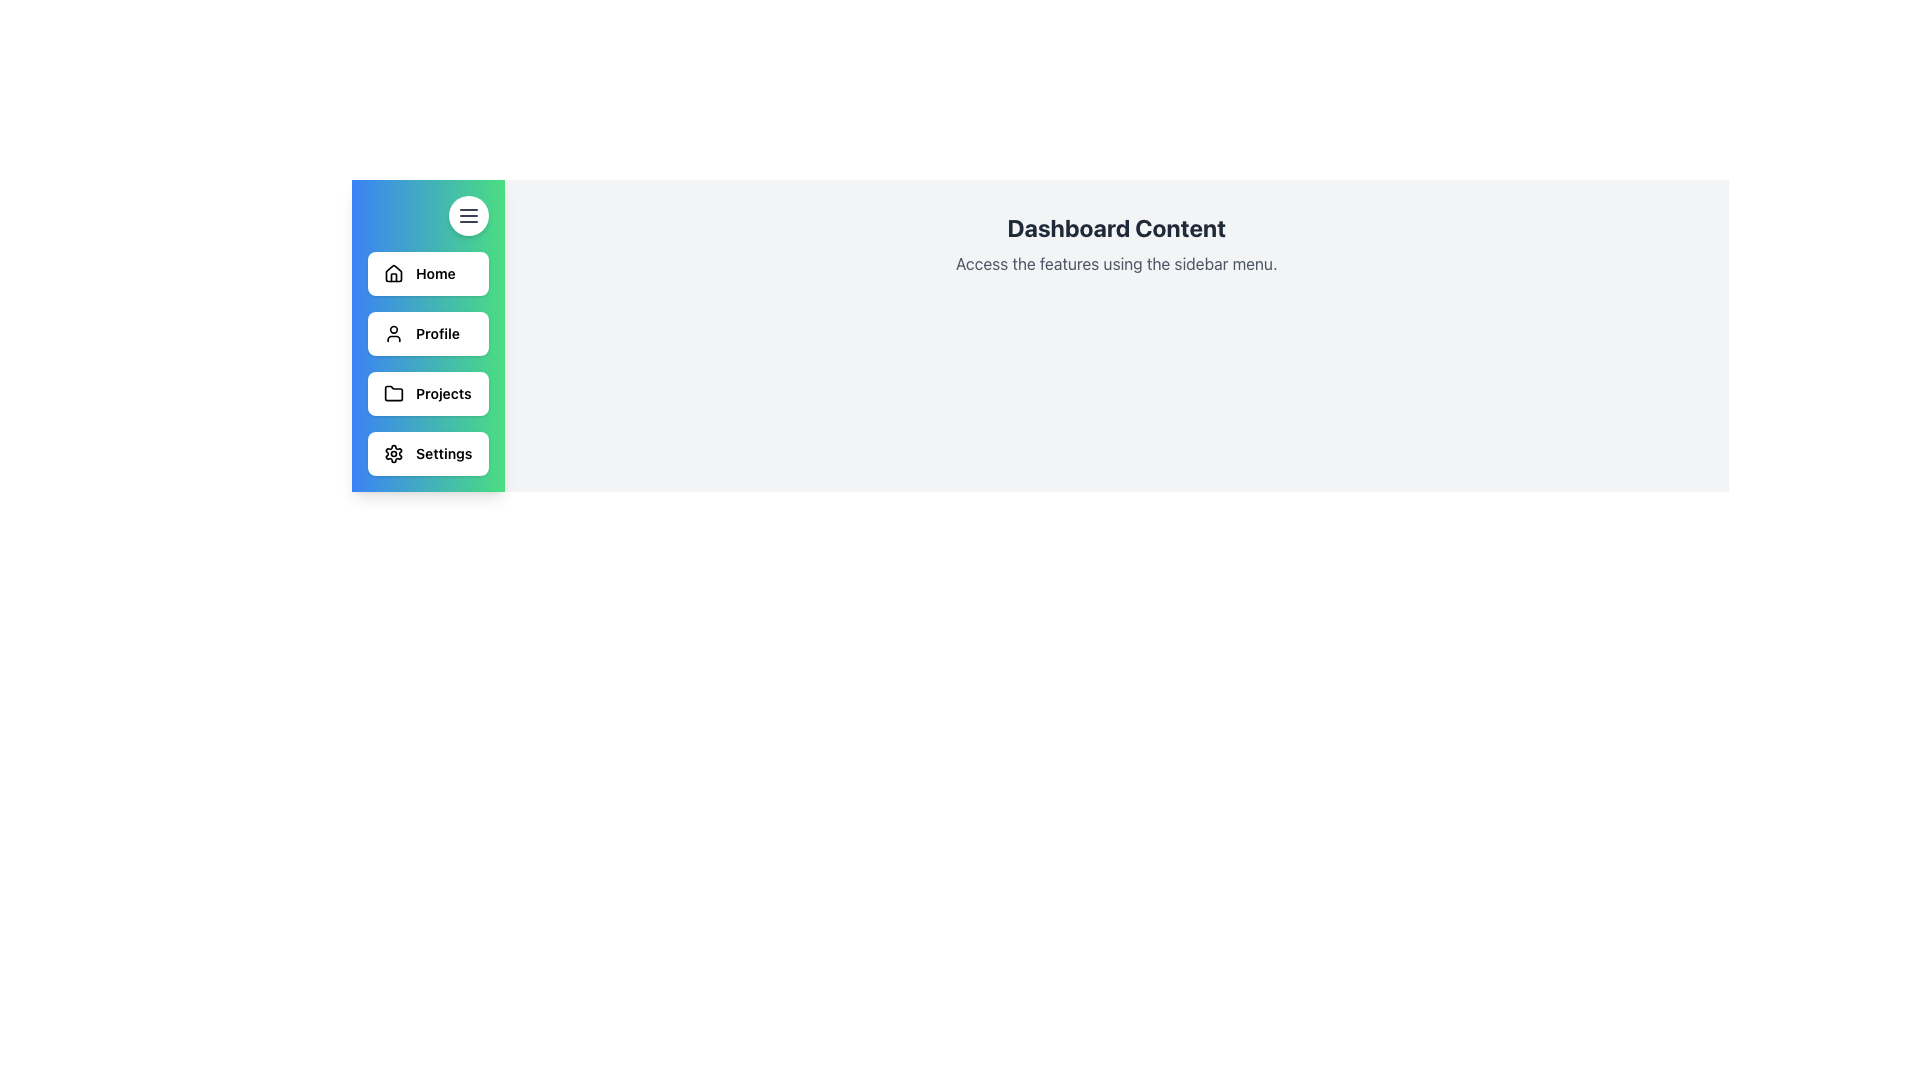 The height and width of the screenshot is (1080, 1920). Describe the element at coordinates (434, 273) in the screenshot. I see `the 'Home' label in the left-aligned vertical sidebar menu, which is the first item under the house icon` at that location.